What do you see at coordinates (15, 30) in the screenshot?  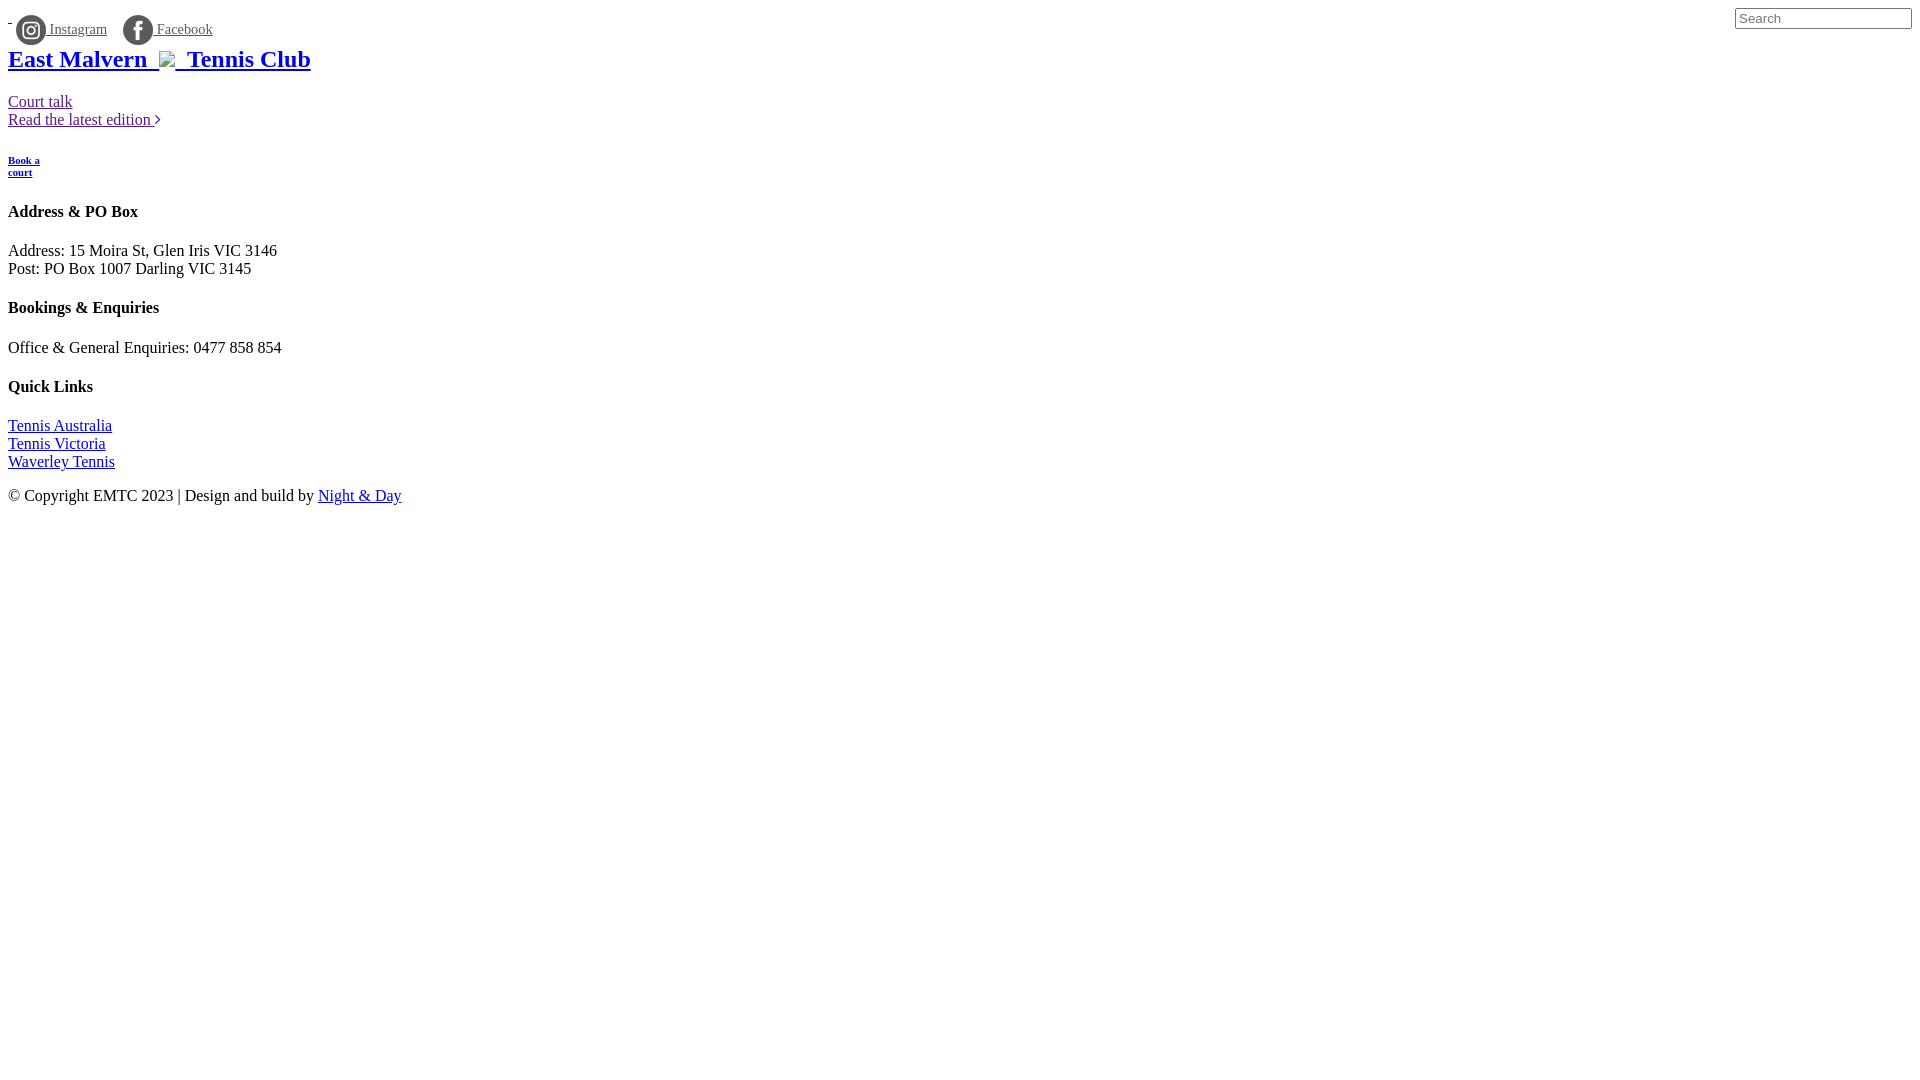 I see `'Instagram'` at bounding box center [15, 30].